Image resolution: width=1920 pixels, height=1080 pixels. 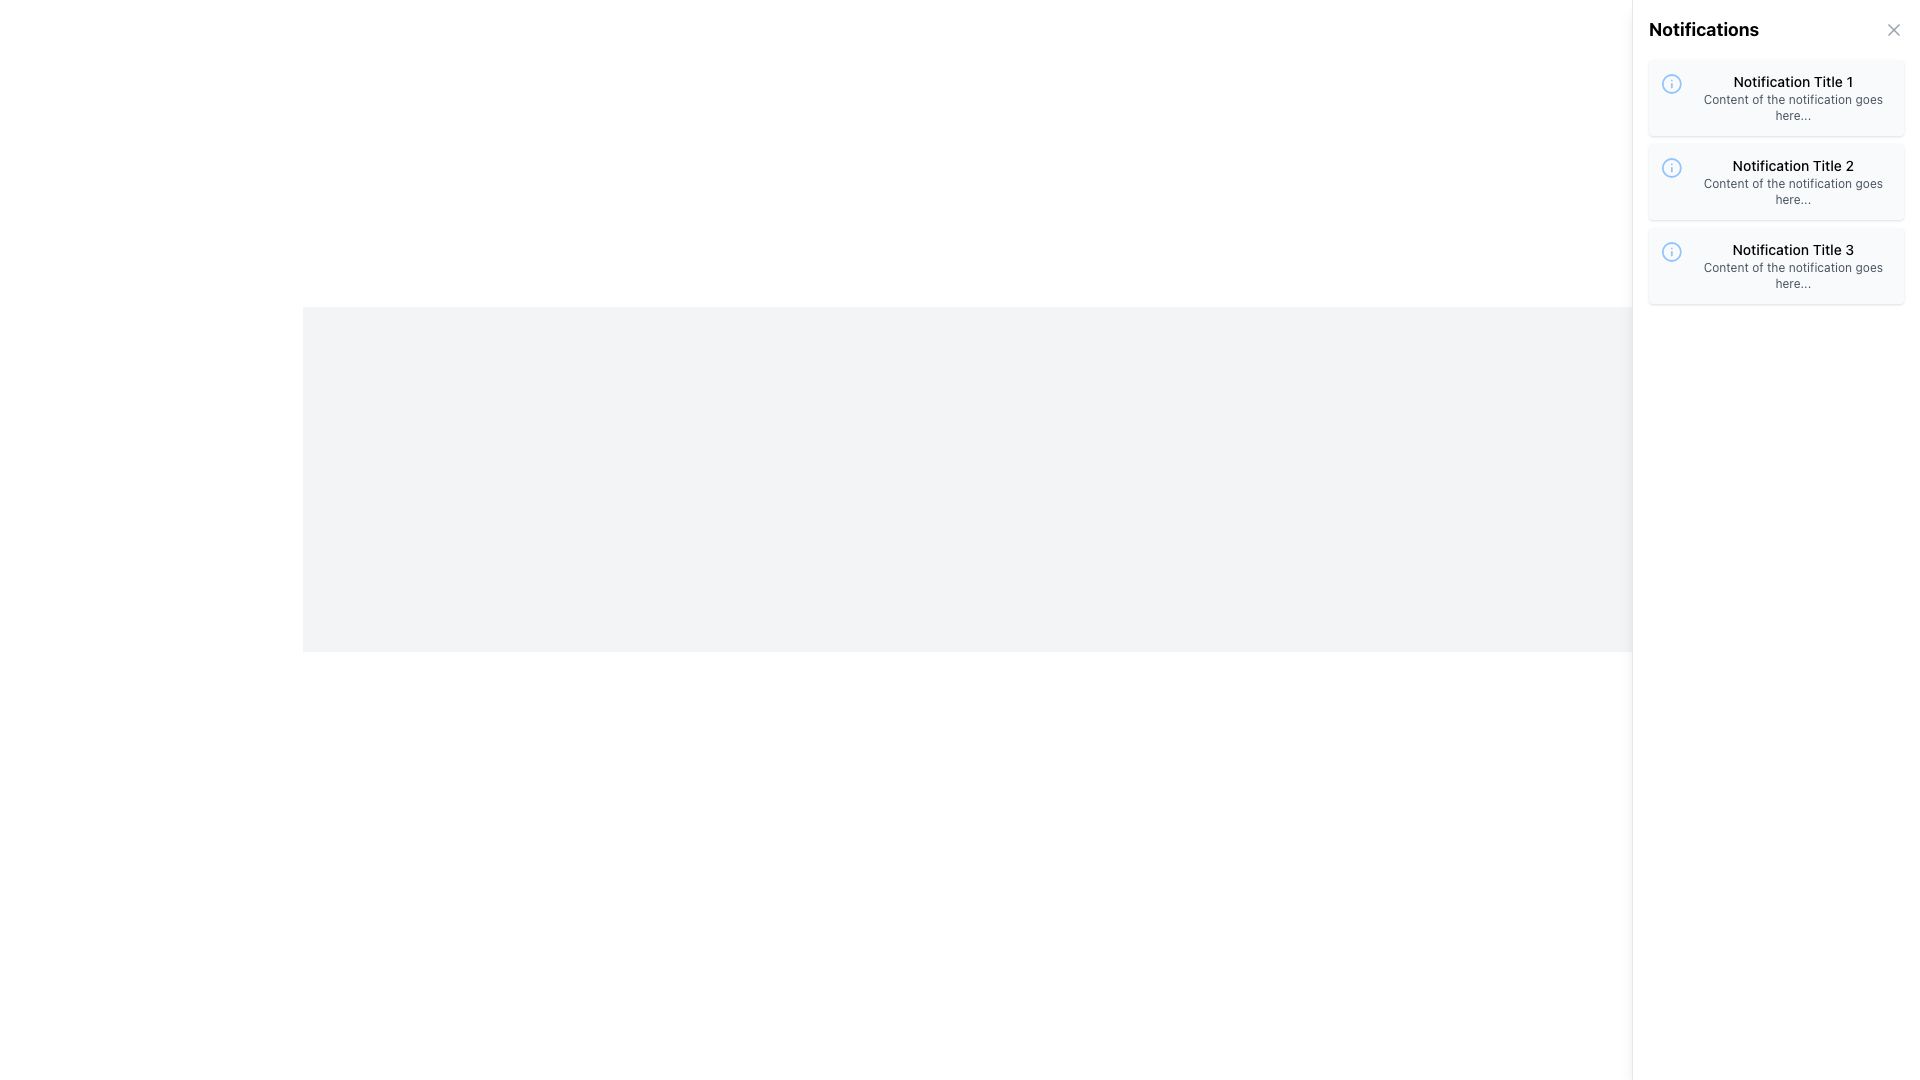 I want to click on the title text label of the notification card located at the top of the sidebar under 'Notifications.', so click(x=1793, y=80).